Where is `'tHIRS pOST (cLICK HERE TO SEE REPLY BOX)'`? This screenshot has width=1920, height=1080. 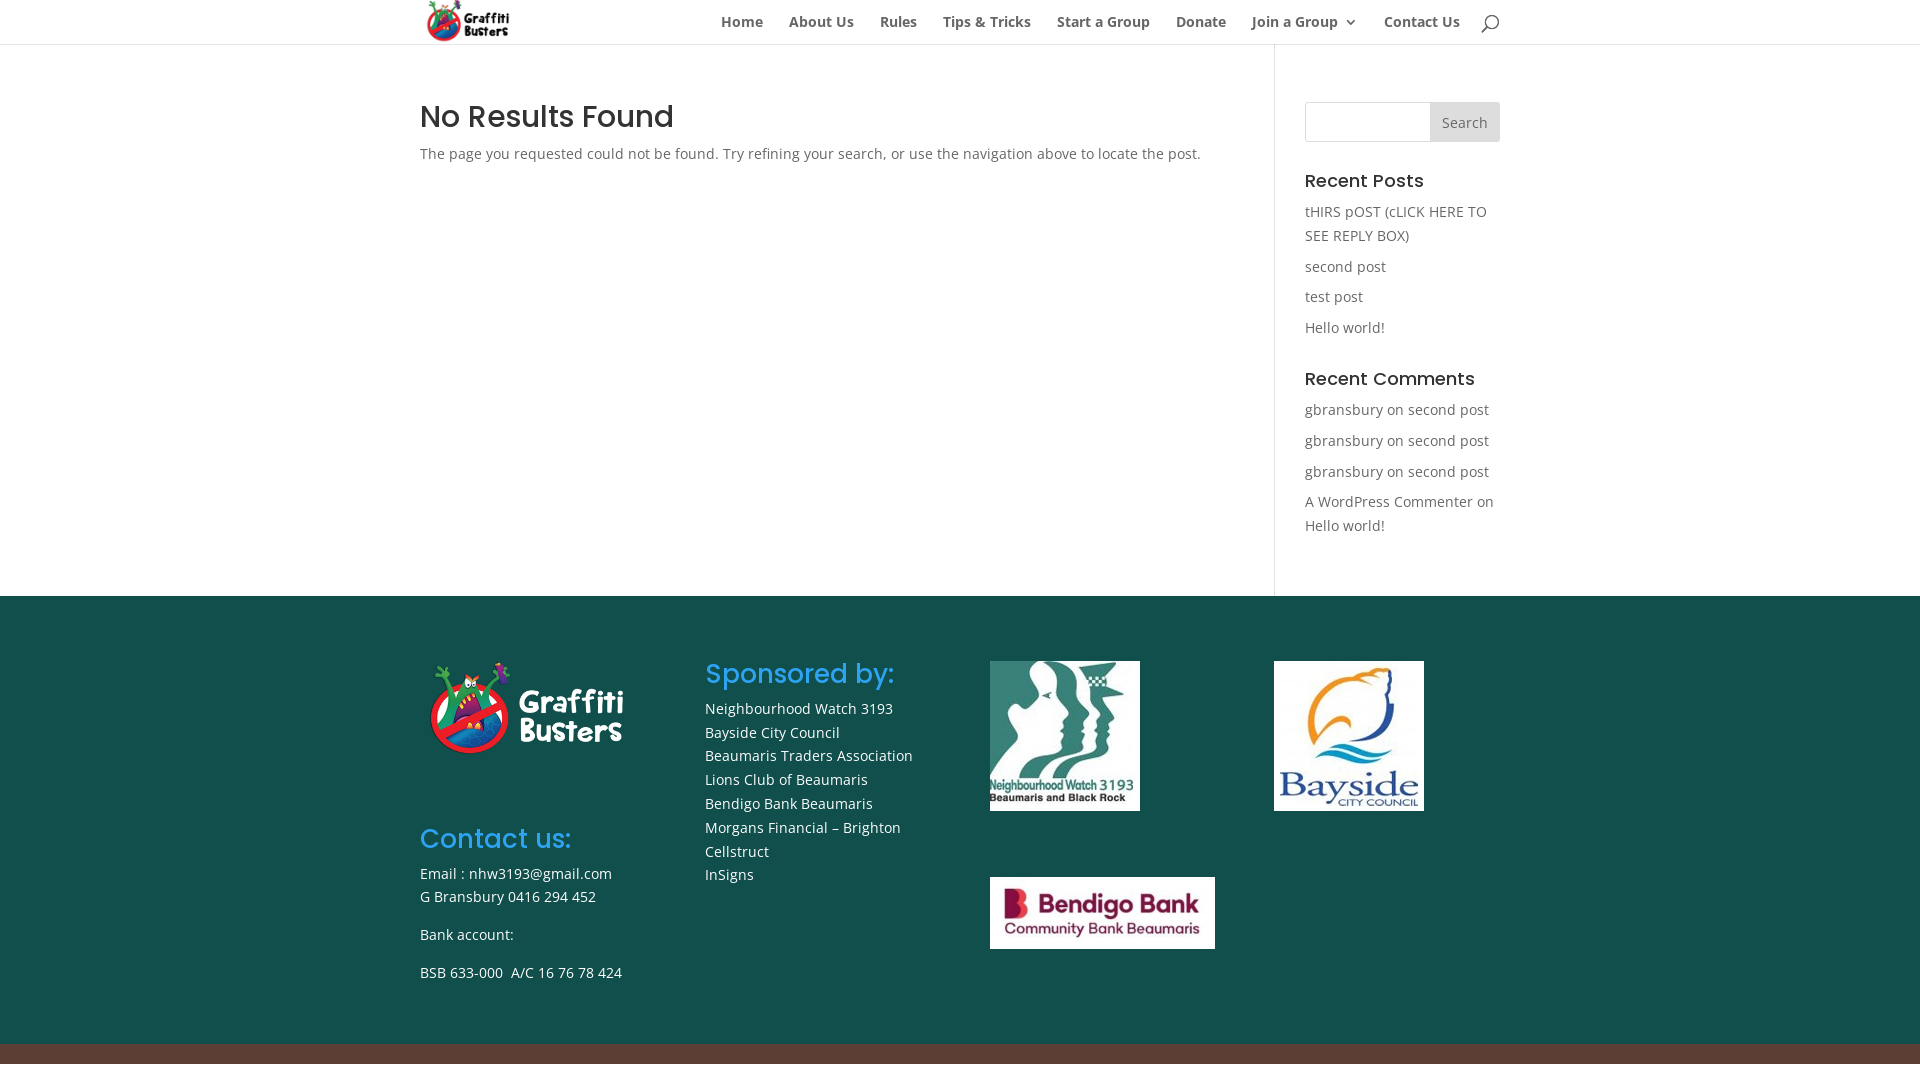 'tHIRS pOST (cLICK HERE TO SEE REPLY BOX)' is located at coordinates (1395, 223).